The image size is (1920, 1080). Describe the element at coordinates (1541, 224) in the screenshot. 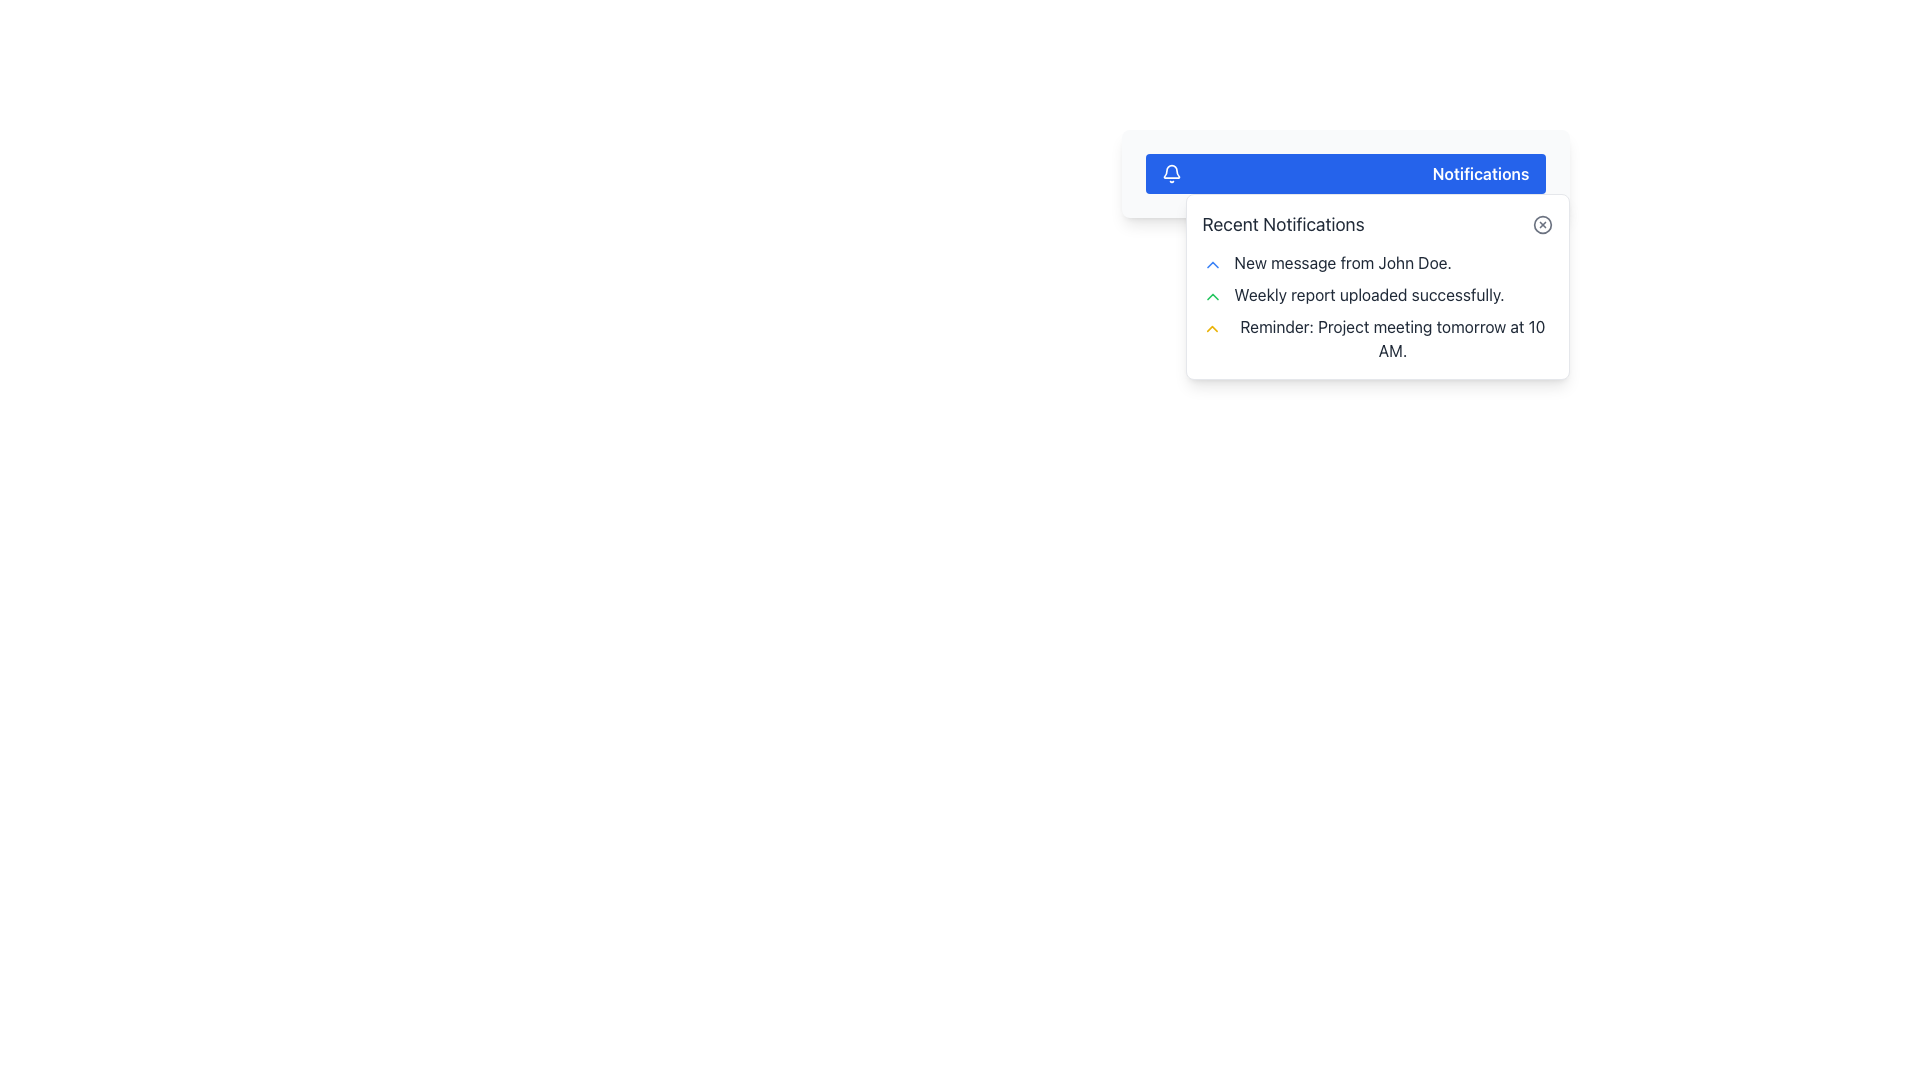

I see `the gray close button with a red hover effect, which features a circular border and a cross shape, located in the top-right corner of the 'Recent Notifications' section` at that location.